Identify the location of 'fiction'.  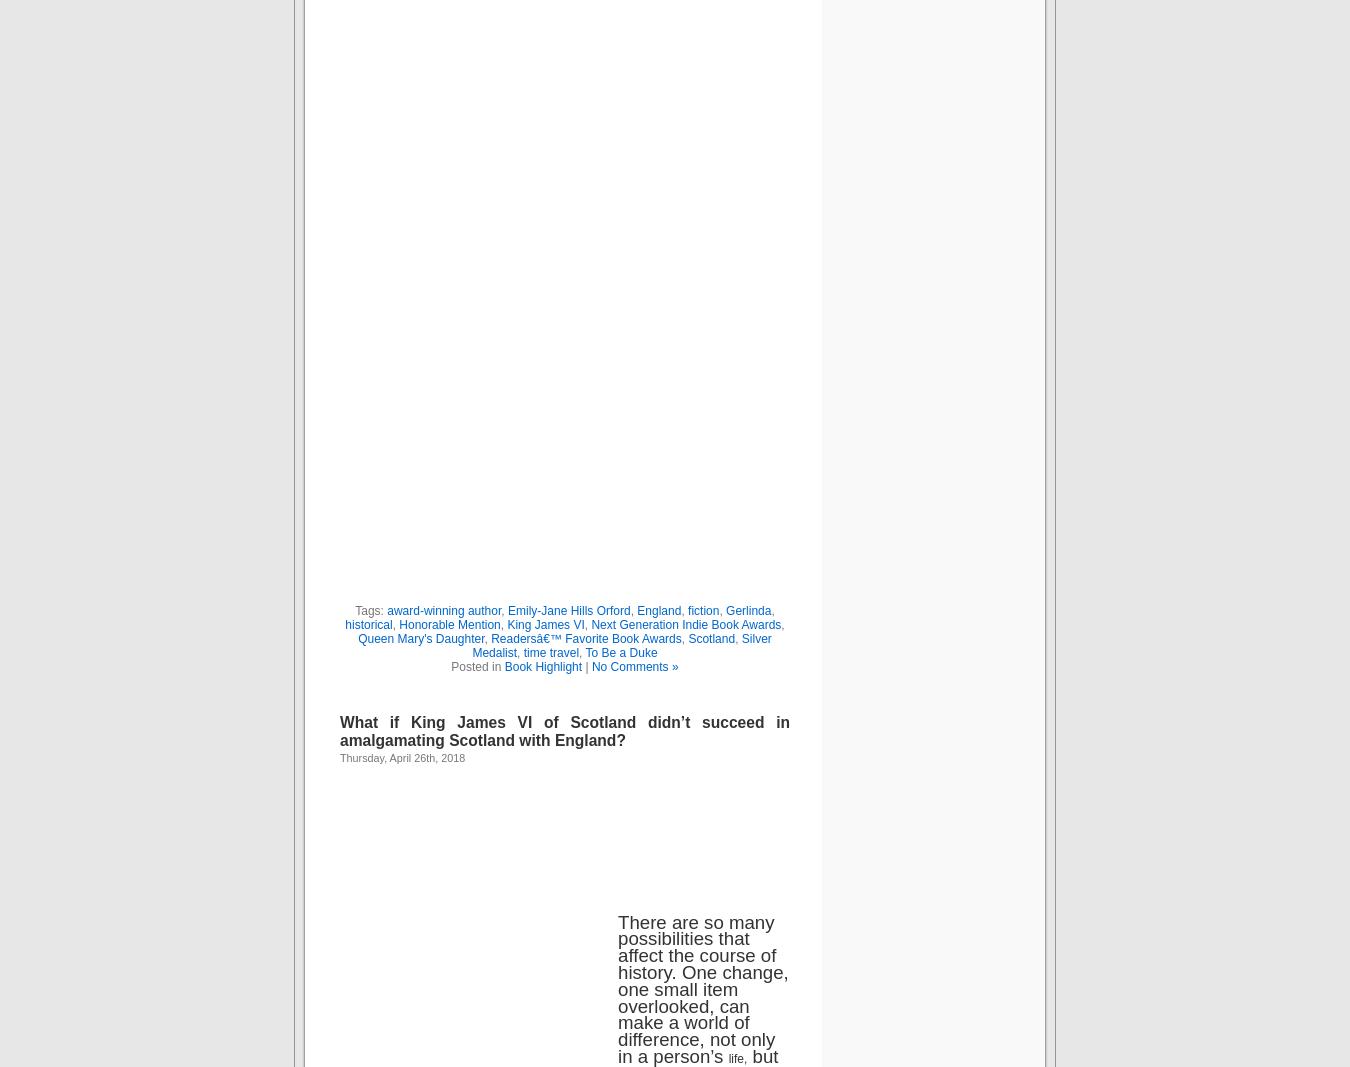
(702, 610).